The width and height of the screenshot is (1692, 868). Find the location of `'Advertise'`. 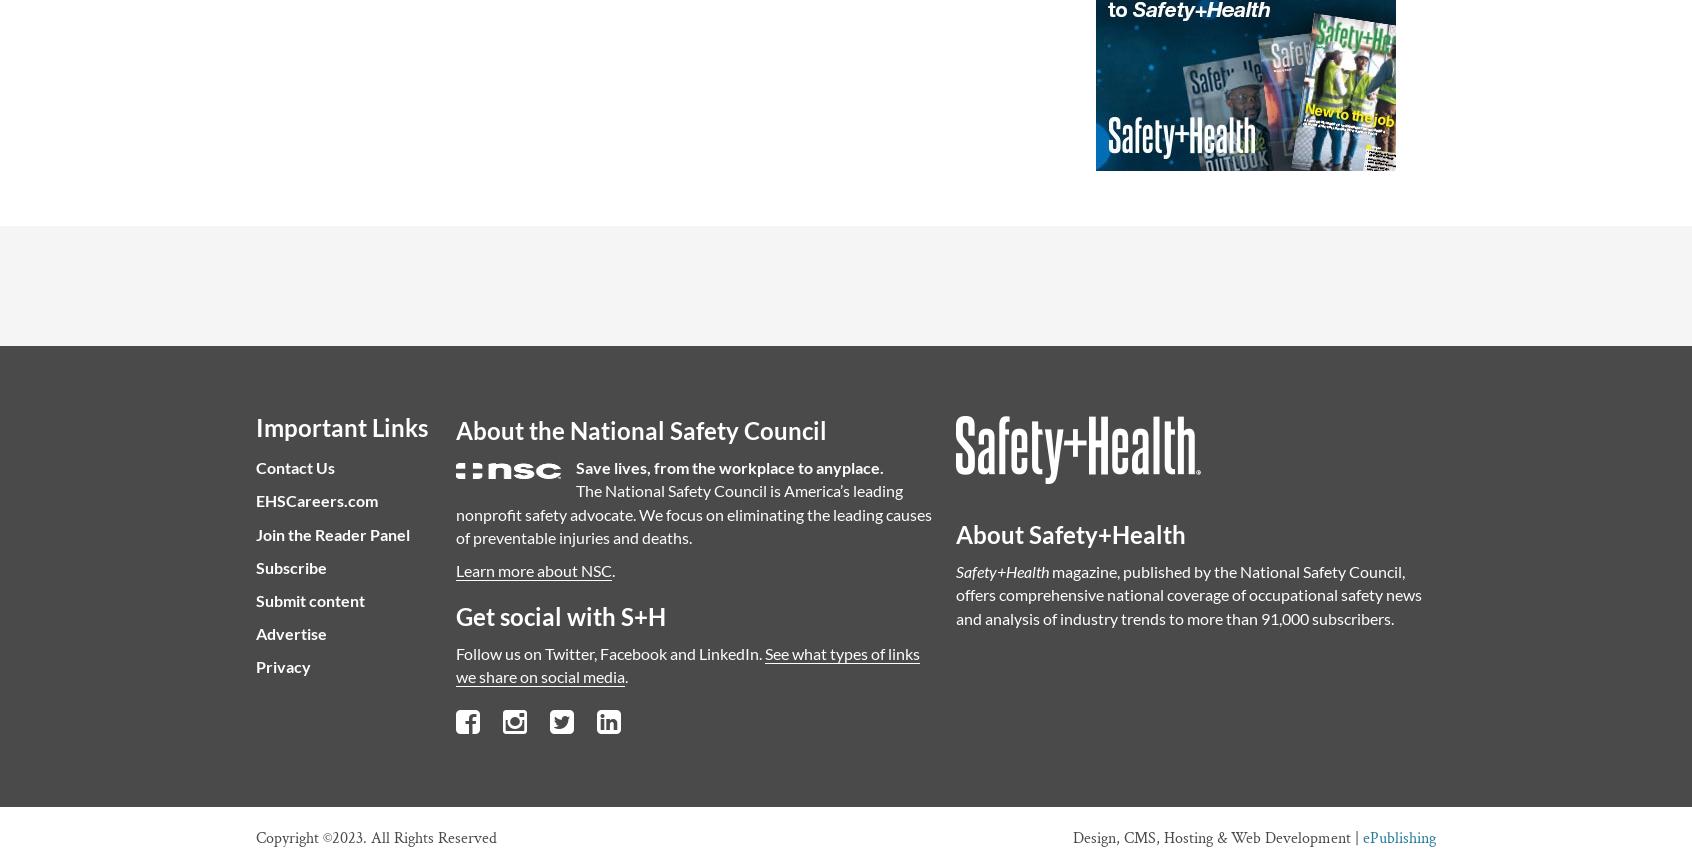

'Advertise' is located at coordinates (290, 633).